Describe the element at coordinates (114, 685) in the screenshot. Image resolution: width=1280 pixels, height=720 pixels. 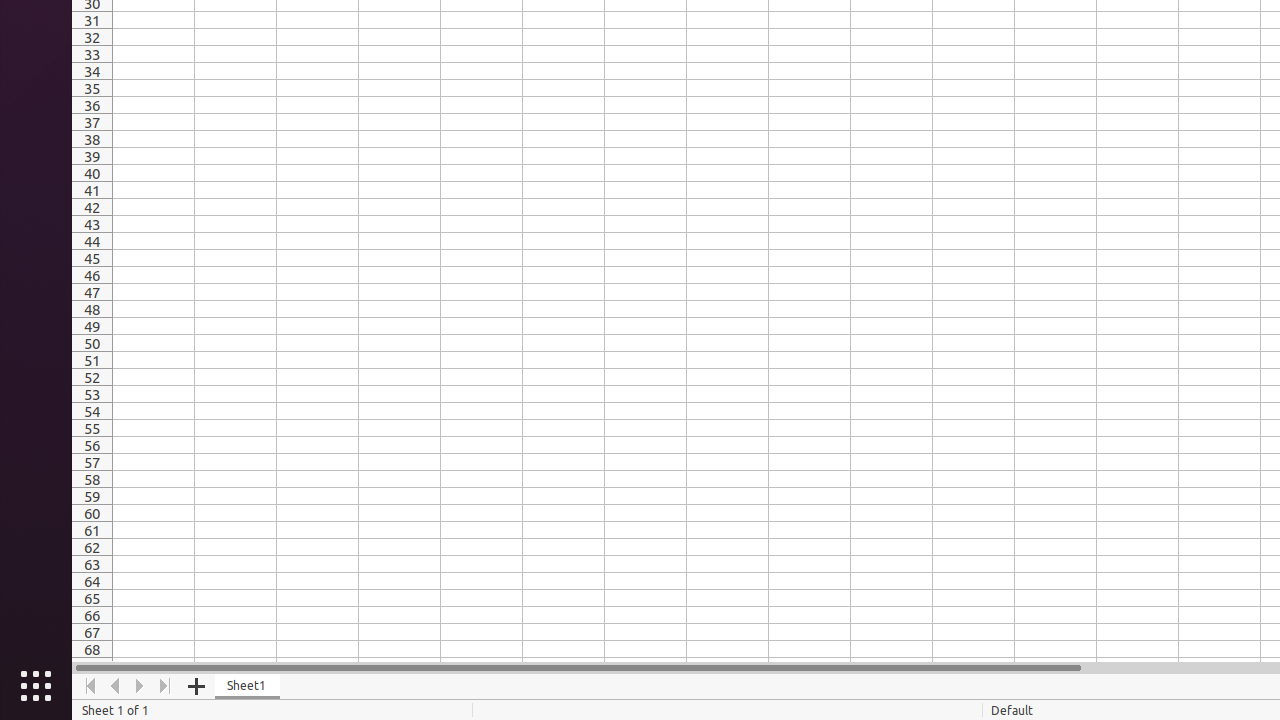
I see `'Move Left'` at that location.